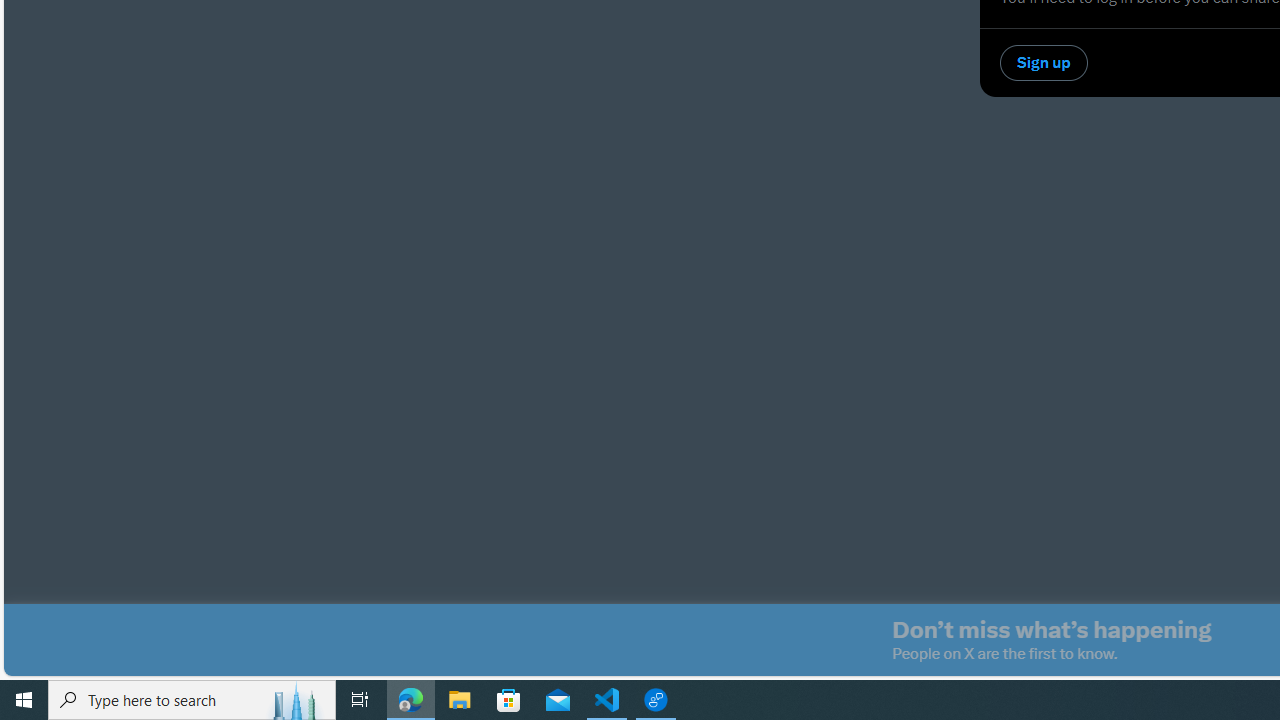 Image resolution: width=1280 pixels, height=720 pixels. Describe the element at coordinates (410, 698) in the screenshot. I see `'Microsoft Edge - 1 running window'` at that location.